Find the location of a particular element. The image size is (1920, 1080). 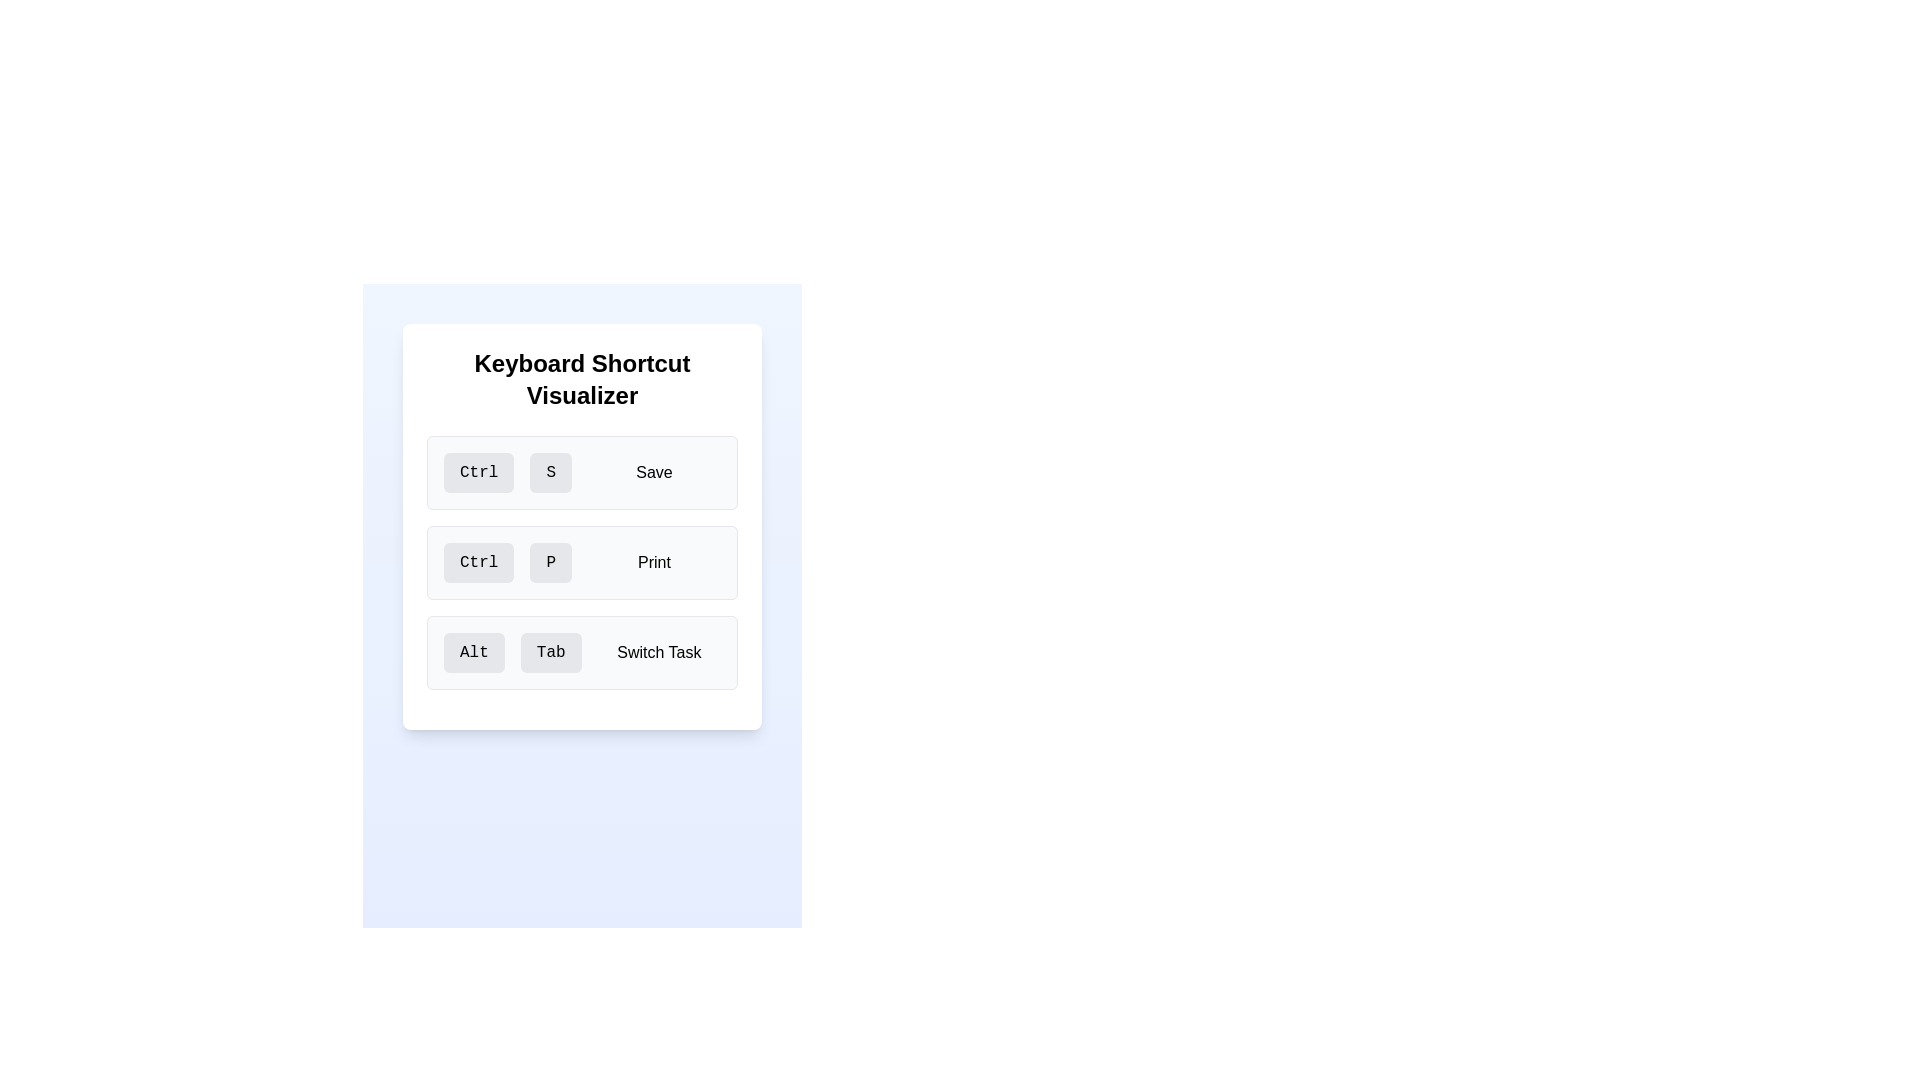

the 'Tab' button in the 'AltTabSwitch Task' group is located at coordinates (551, 652).